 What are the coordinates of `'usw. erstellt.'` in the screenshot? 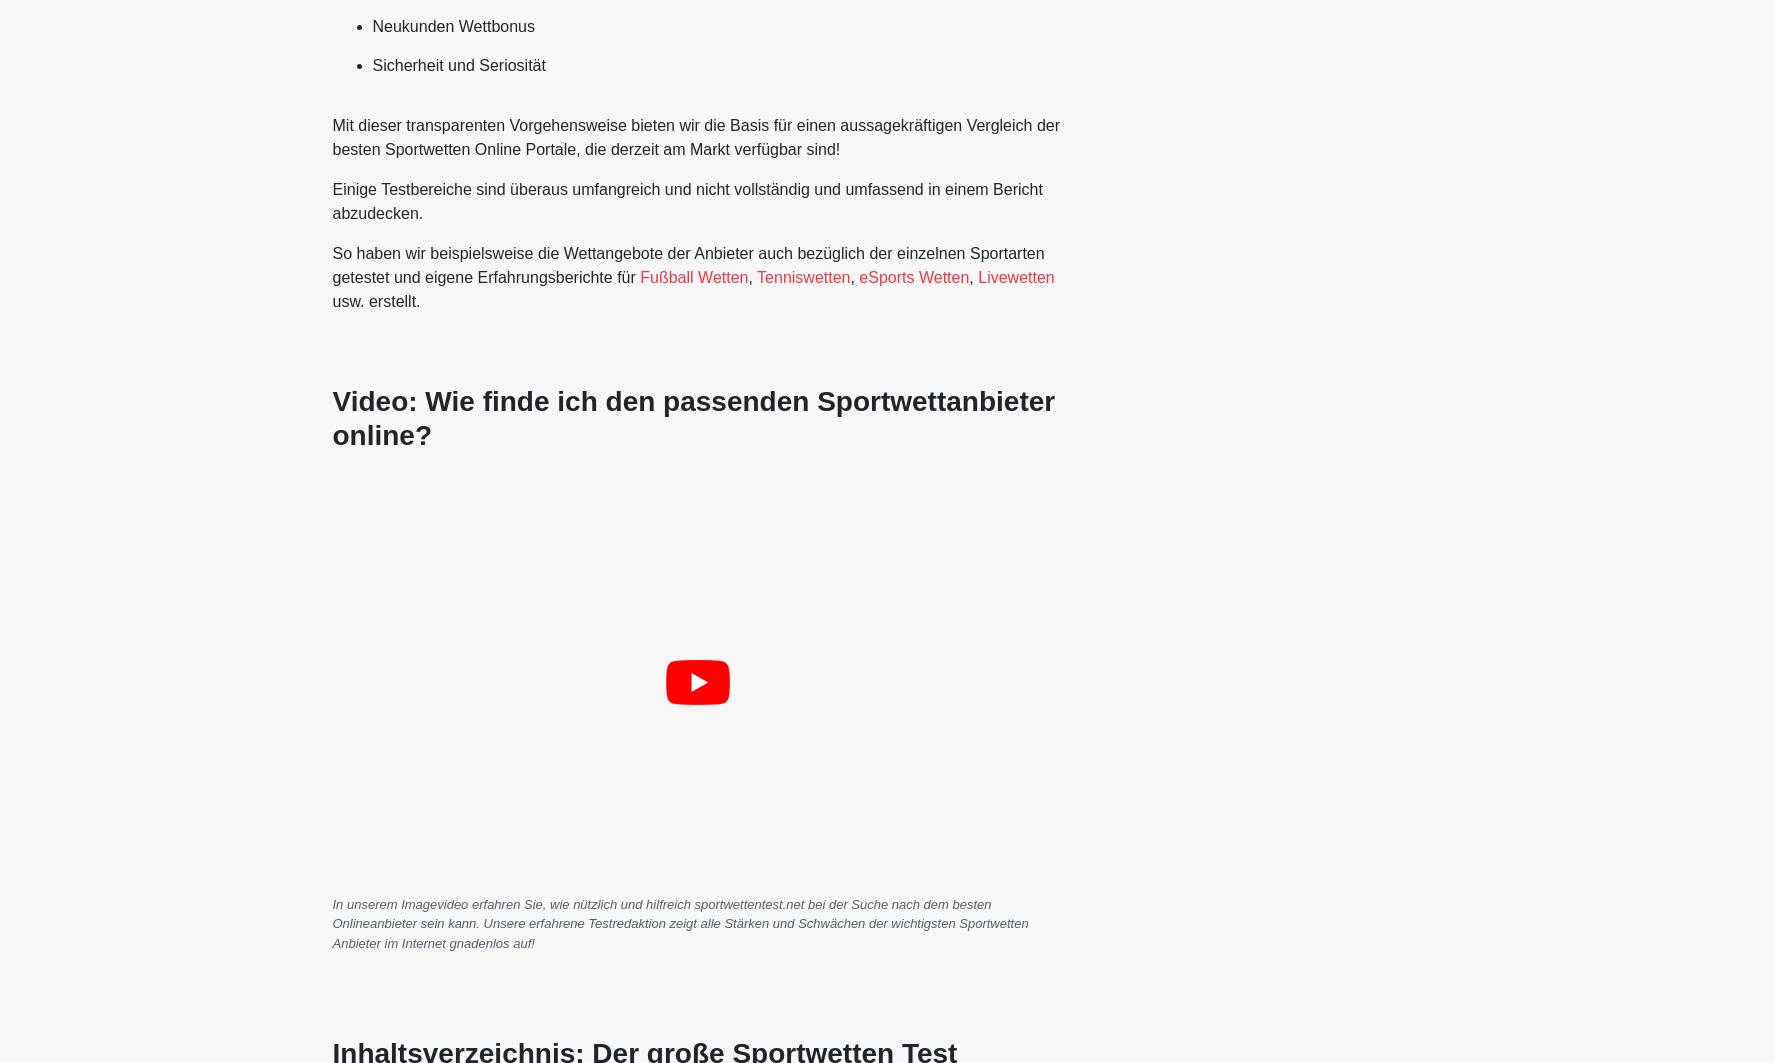 It's located at (374, 301).